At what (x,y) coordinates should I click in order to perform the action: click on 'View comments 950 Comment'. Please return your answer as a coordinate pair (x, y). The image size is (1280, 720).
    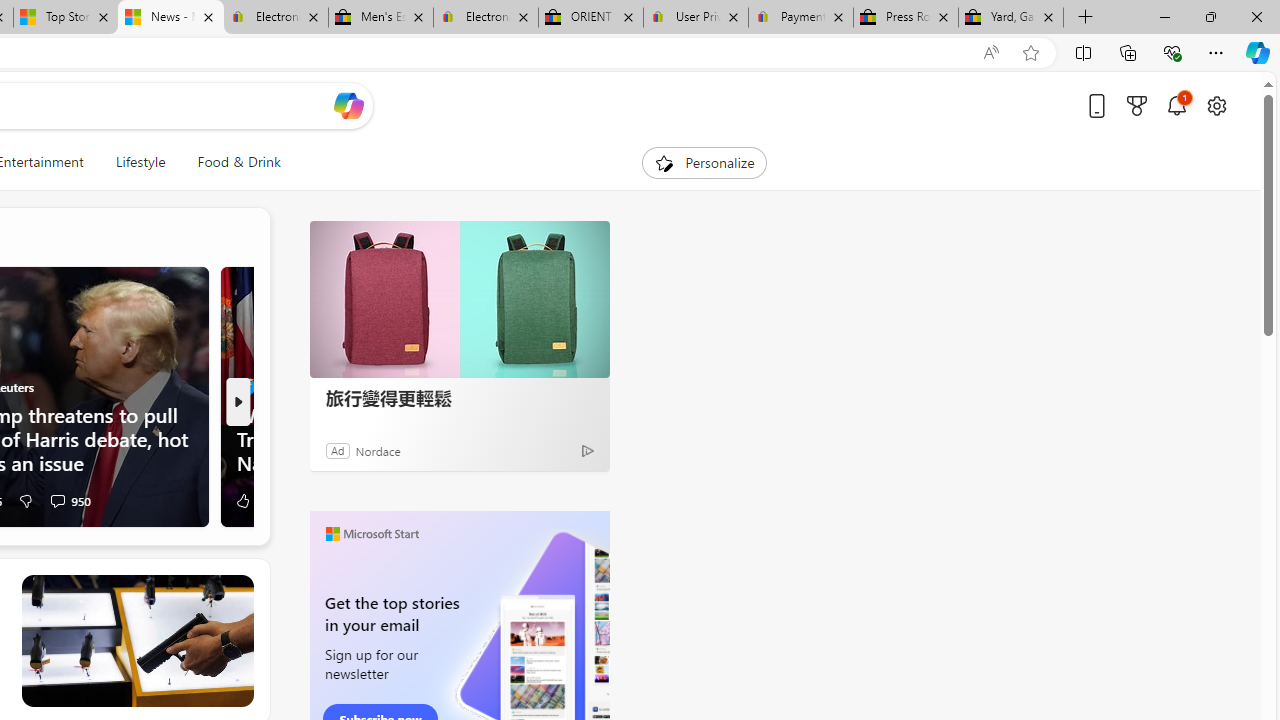
    Looking at the image, I should click on (57, 499).